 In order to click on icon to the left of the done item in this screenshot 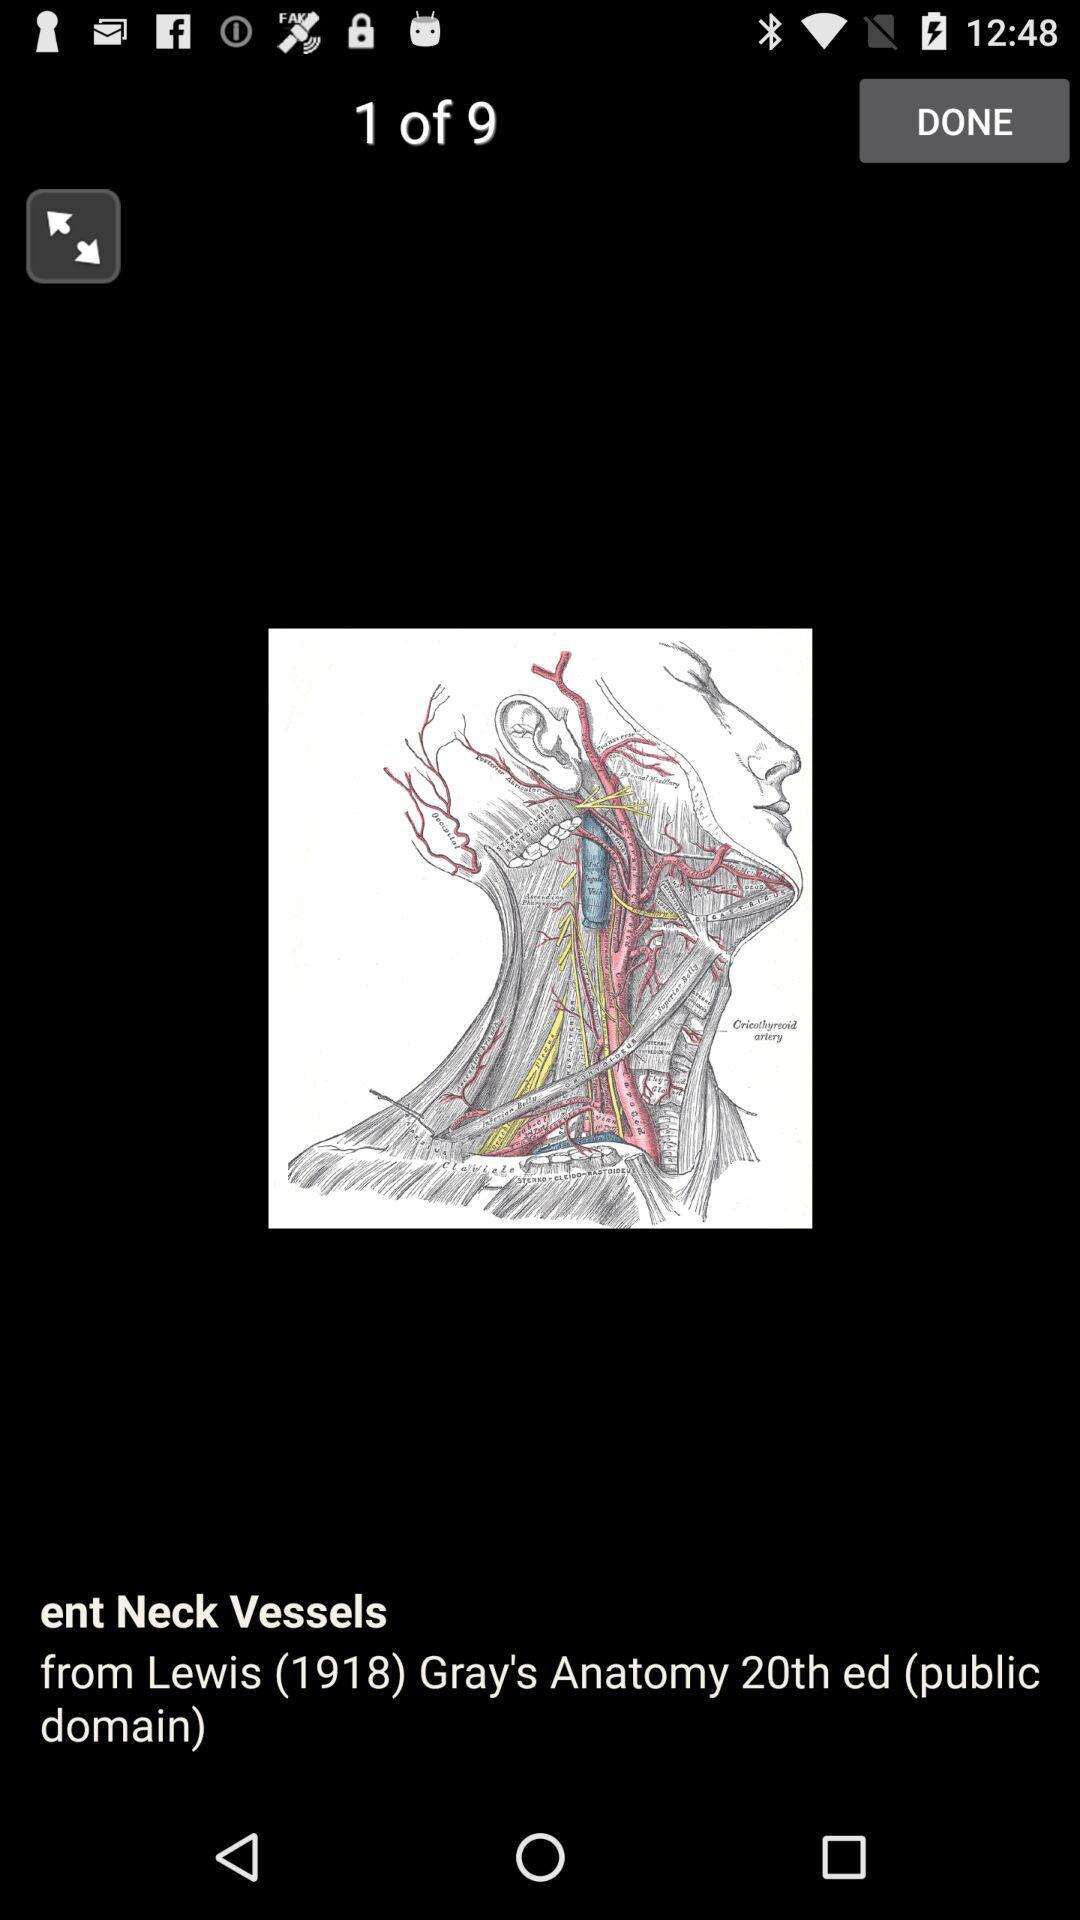, I will do `click(59, 230)`.